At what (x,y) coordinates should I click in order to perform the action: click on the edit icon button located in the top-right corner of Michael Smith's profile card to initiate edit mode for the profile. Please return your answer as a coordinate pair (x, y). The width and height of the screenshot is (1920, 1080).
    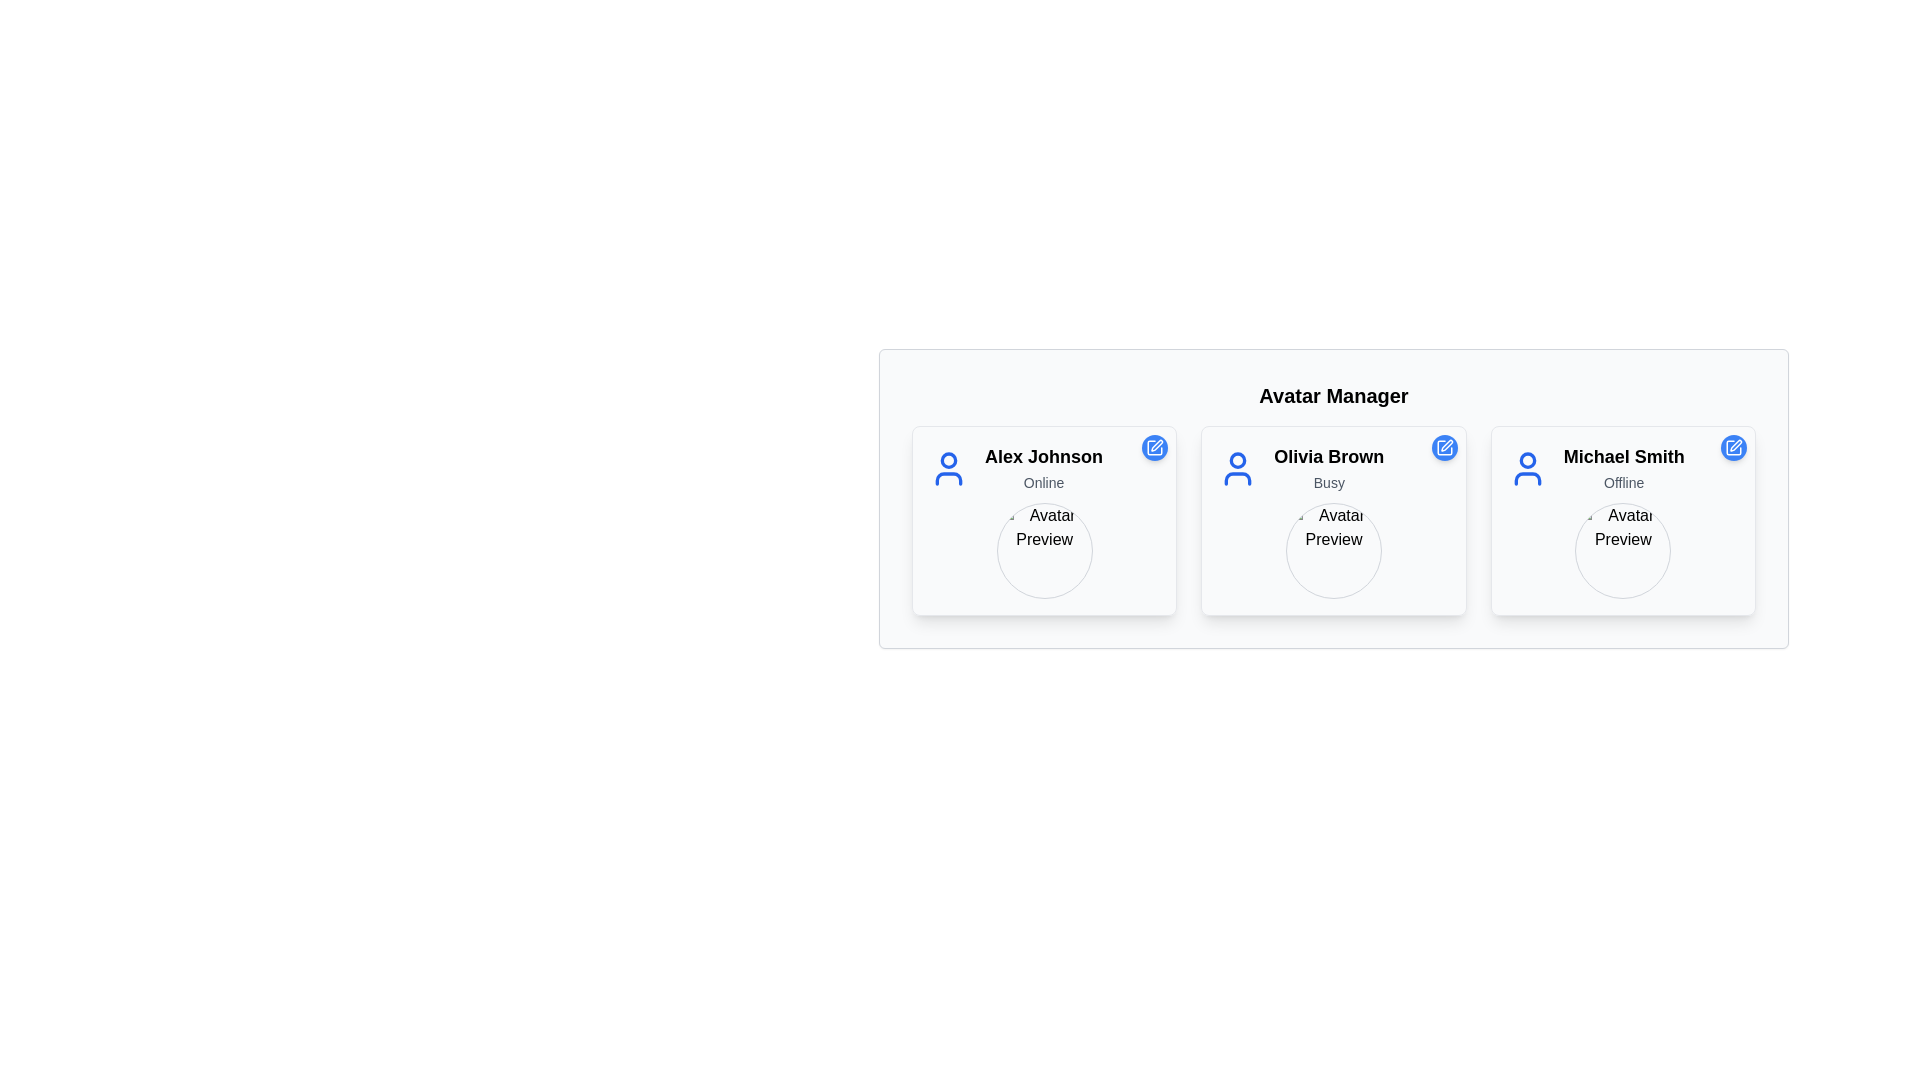
    Looking at the image, I should click on (1732, 446).